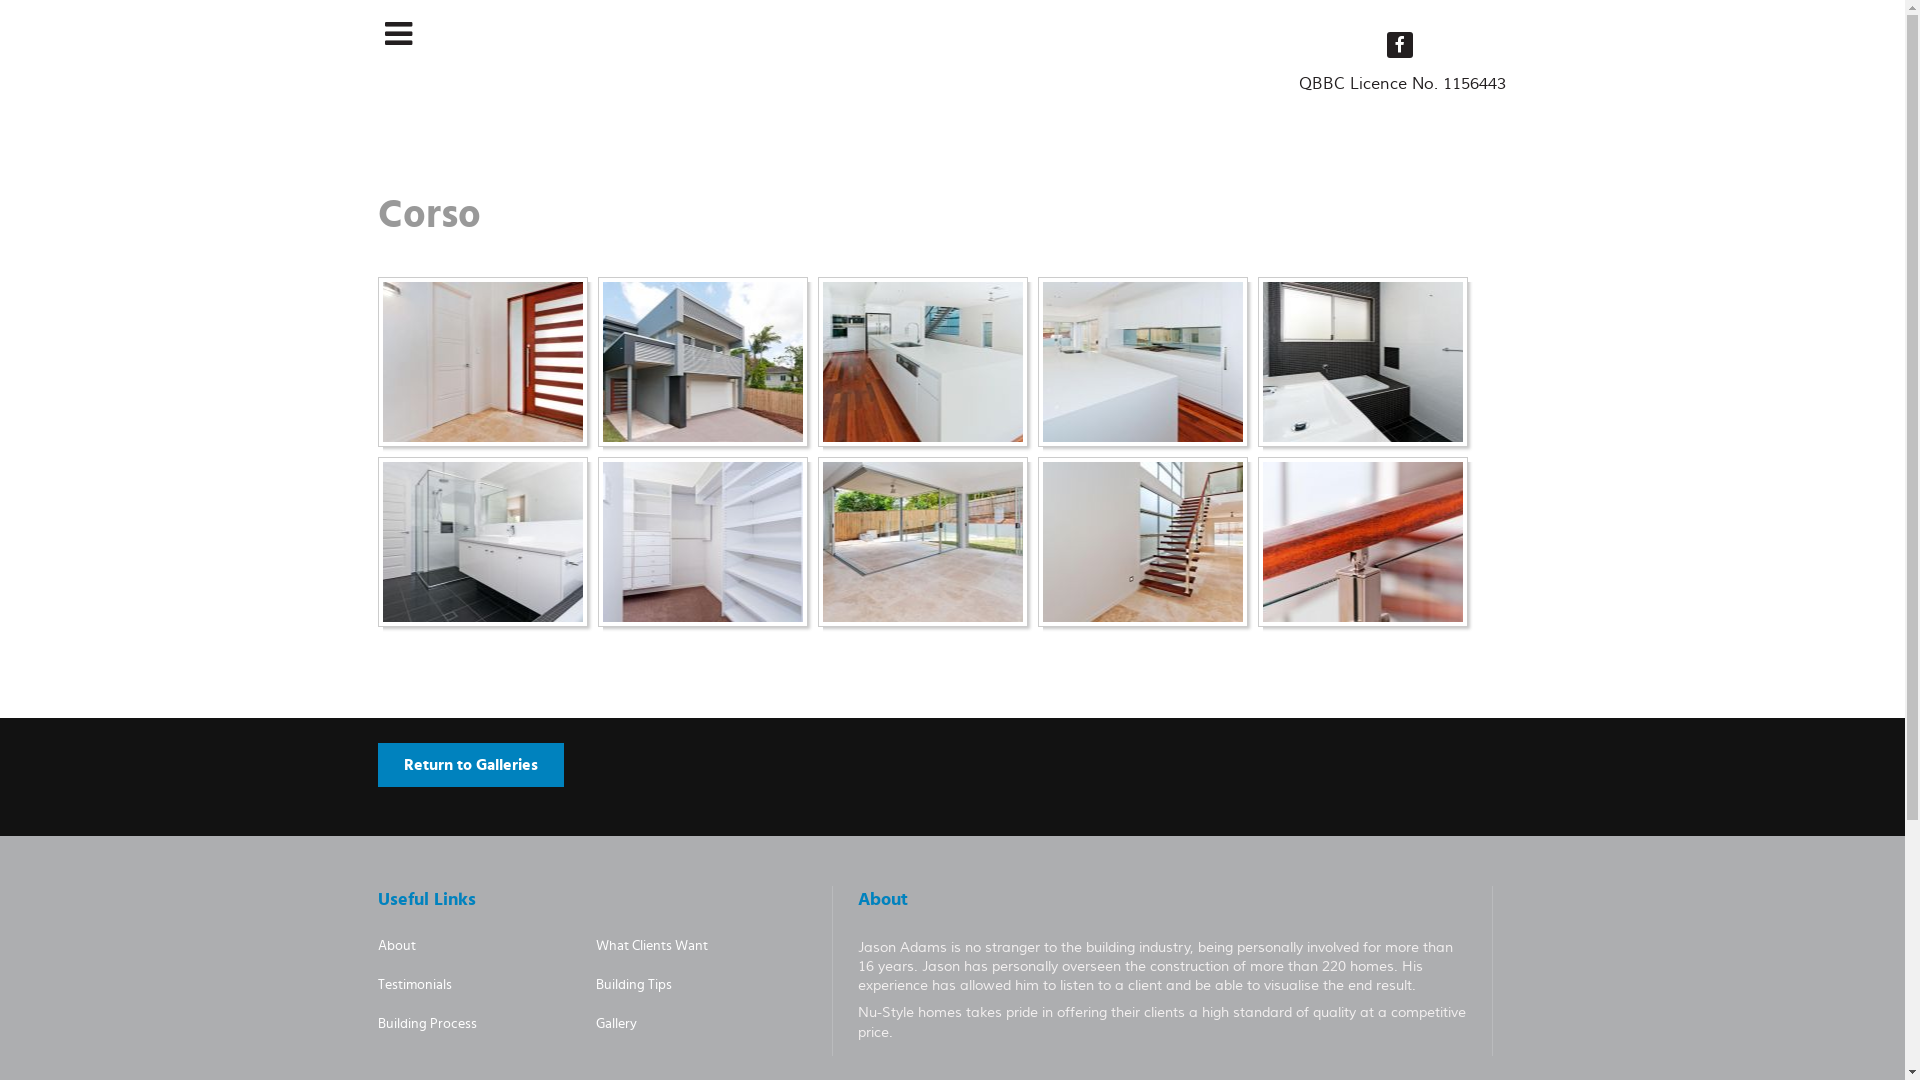  I want to click on 'What Clients Want', so click(652, 945).